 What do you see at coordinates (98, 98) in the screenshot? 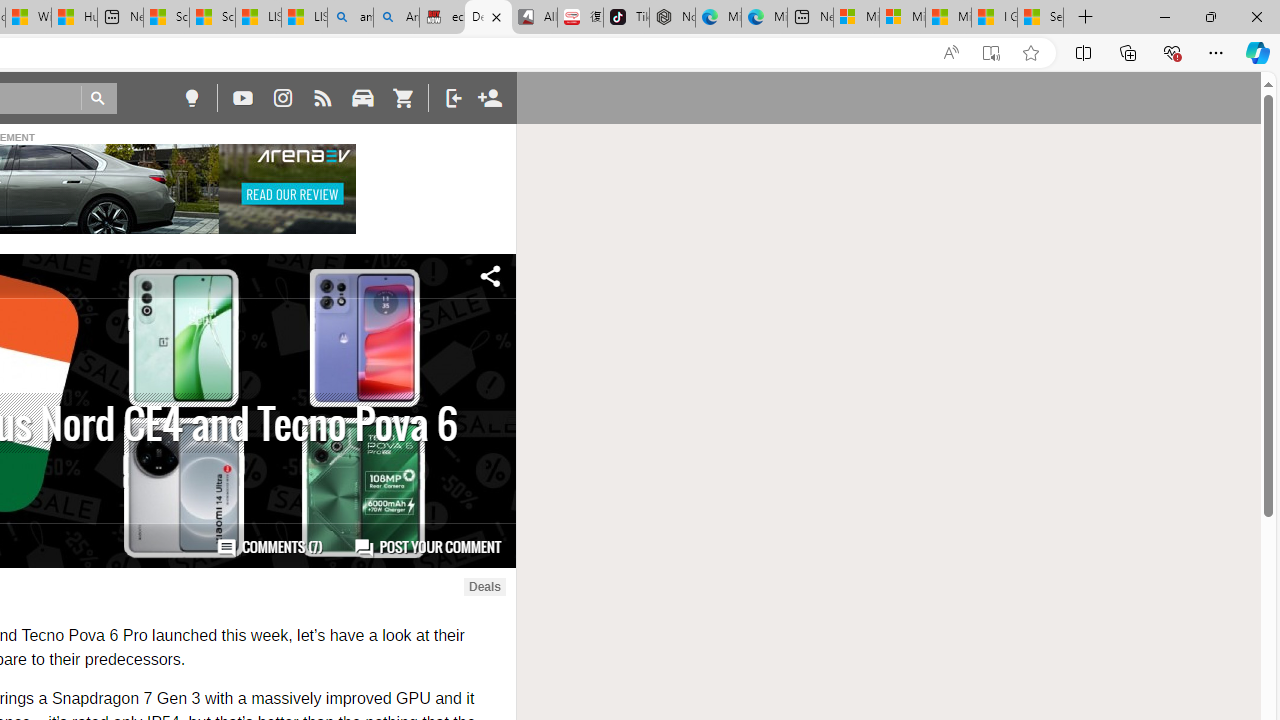
I see `'Go'` at bounding box center [98, 98].